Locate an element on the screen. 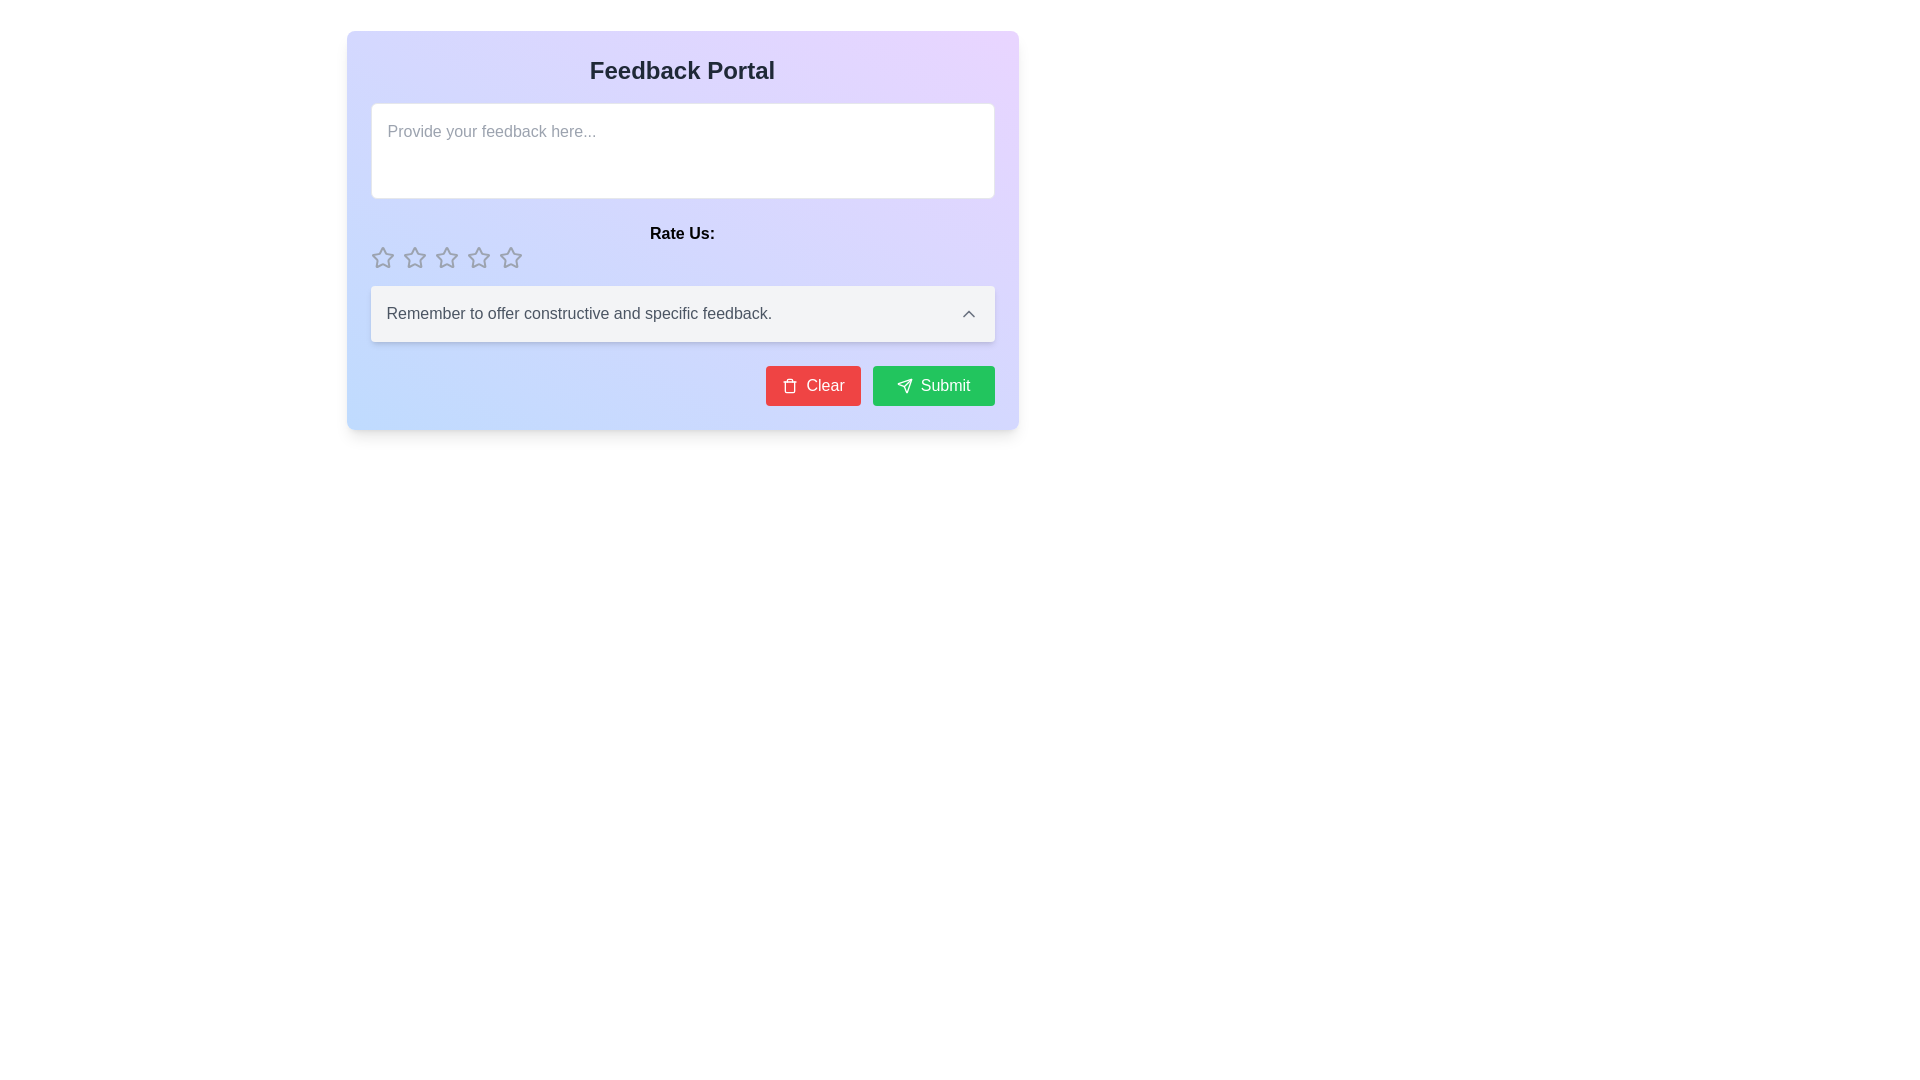 This screenshot has width=1920, height=1080. the first rating star icon, which is a gray outlined star located immediately under the 'Rate Us:' label is located at coordinates (382, 257).